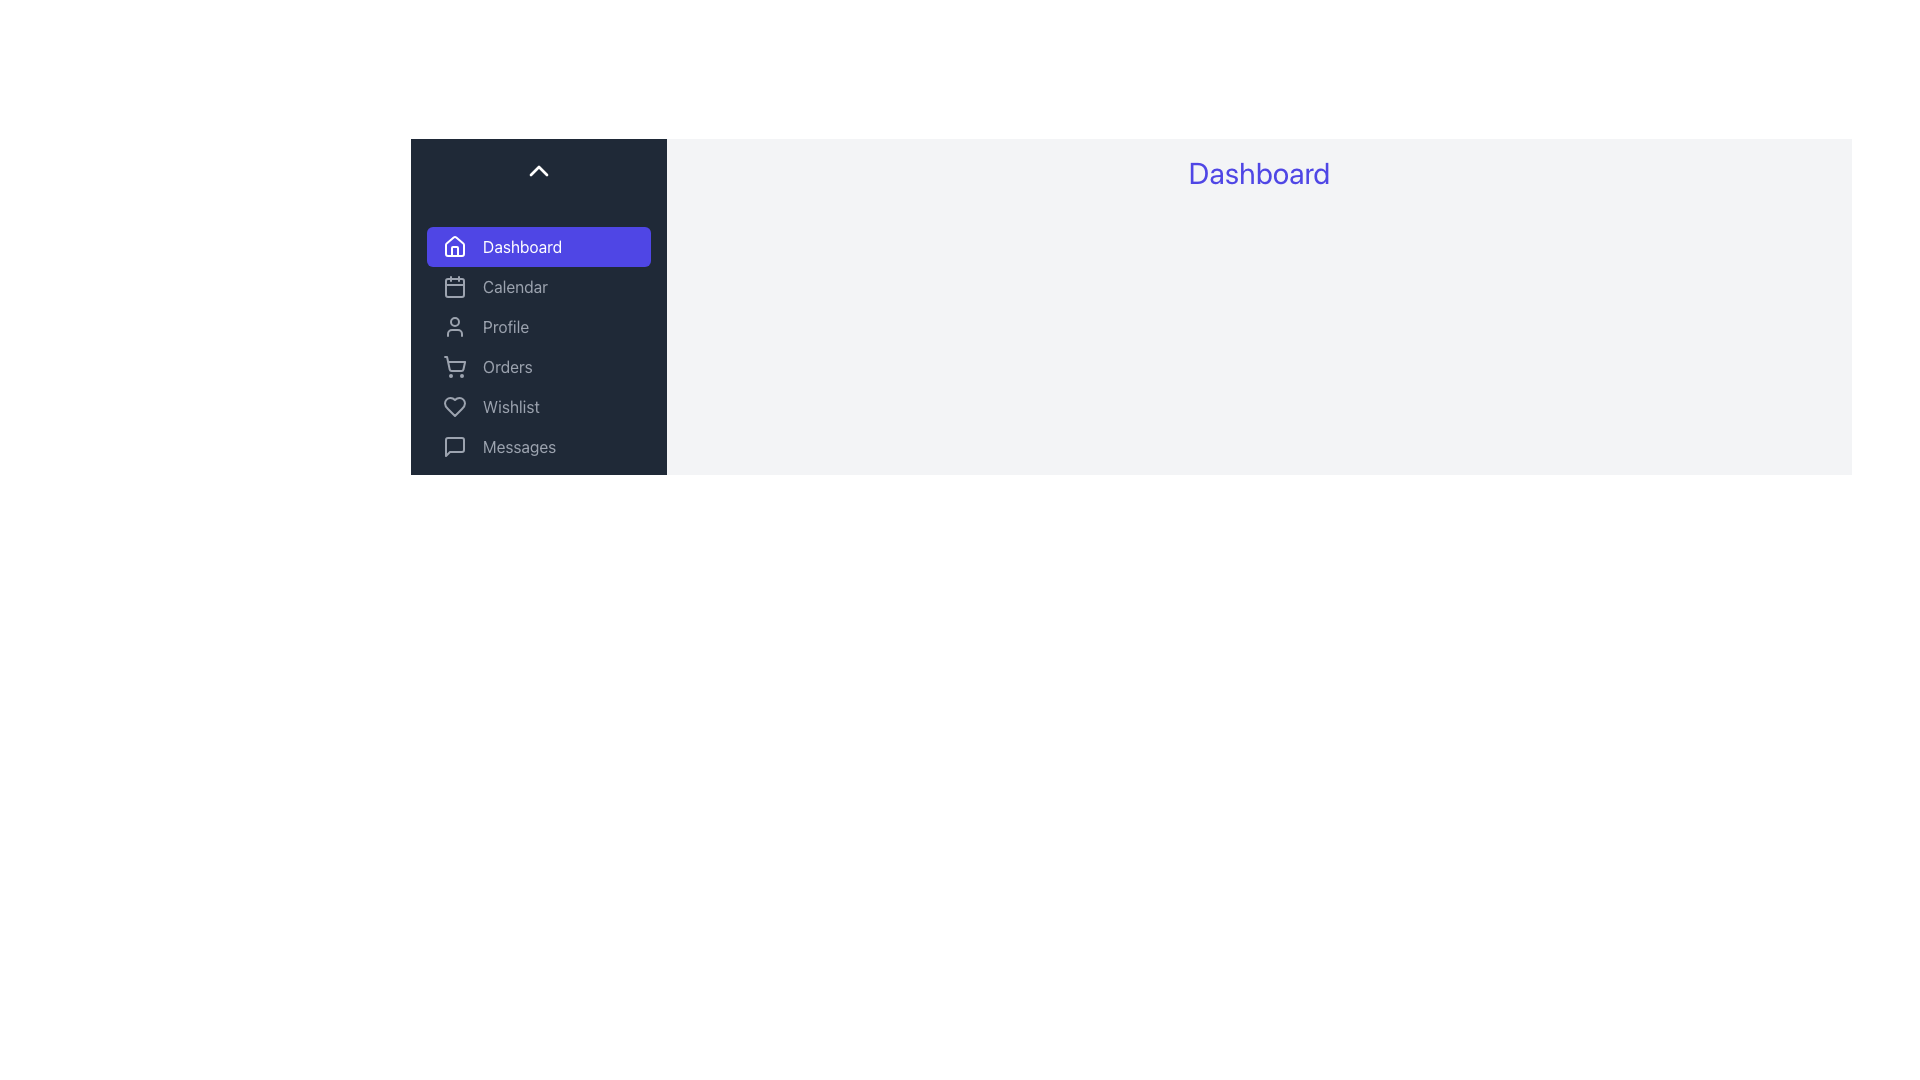 The width and height of the screenshot is (1920, 1080). Describe the element at coordinates (538, 406) in the screenshot. I see `the fifth button in the vertical navigation menu` at that location.